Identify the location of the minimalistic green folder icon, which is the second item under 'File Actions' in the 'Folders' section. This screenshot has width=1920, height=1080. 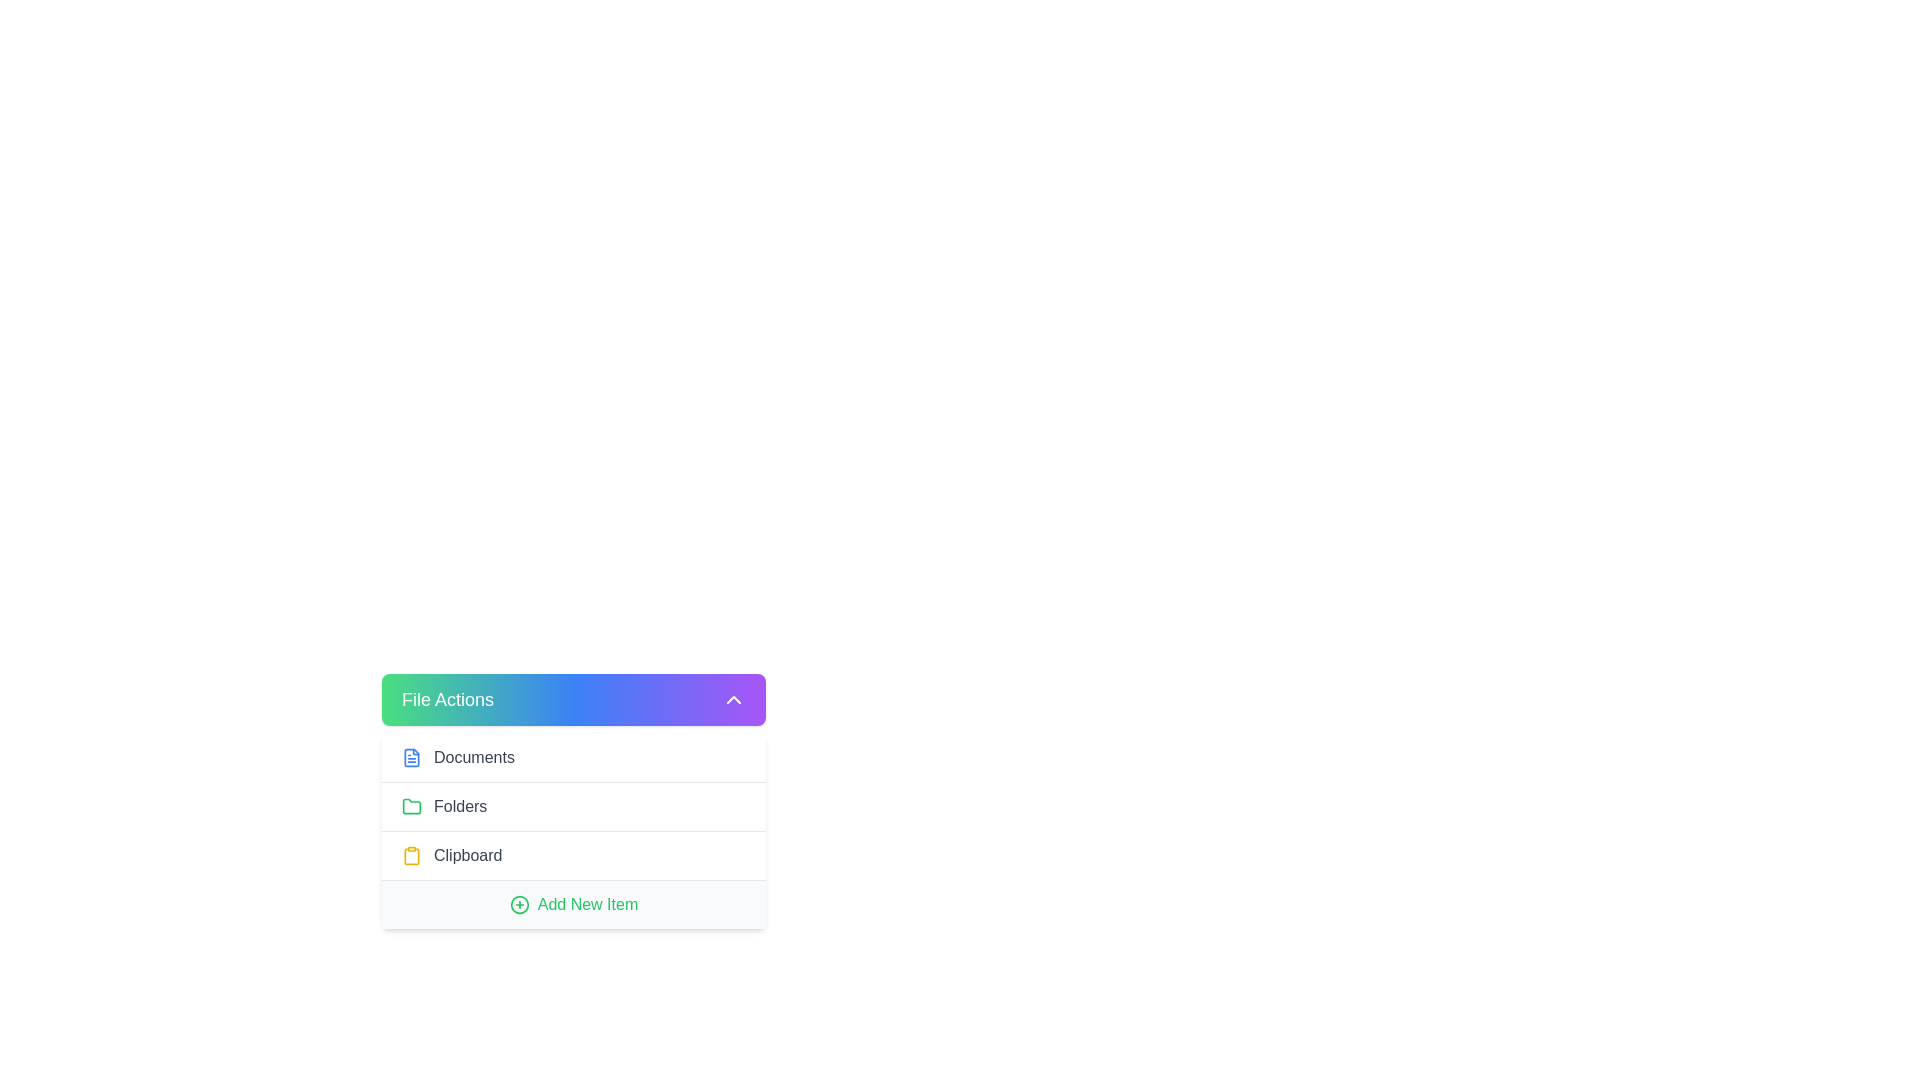
(411, 805).